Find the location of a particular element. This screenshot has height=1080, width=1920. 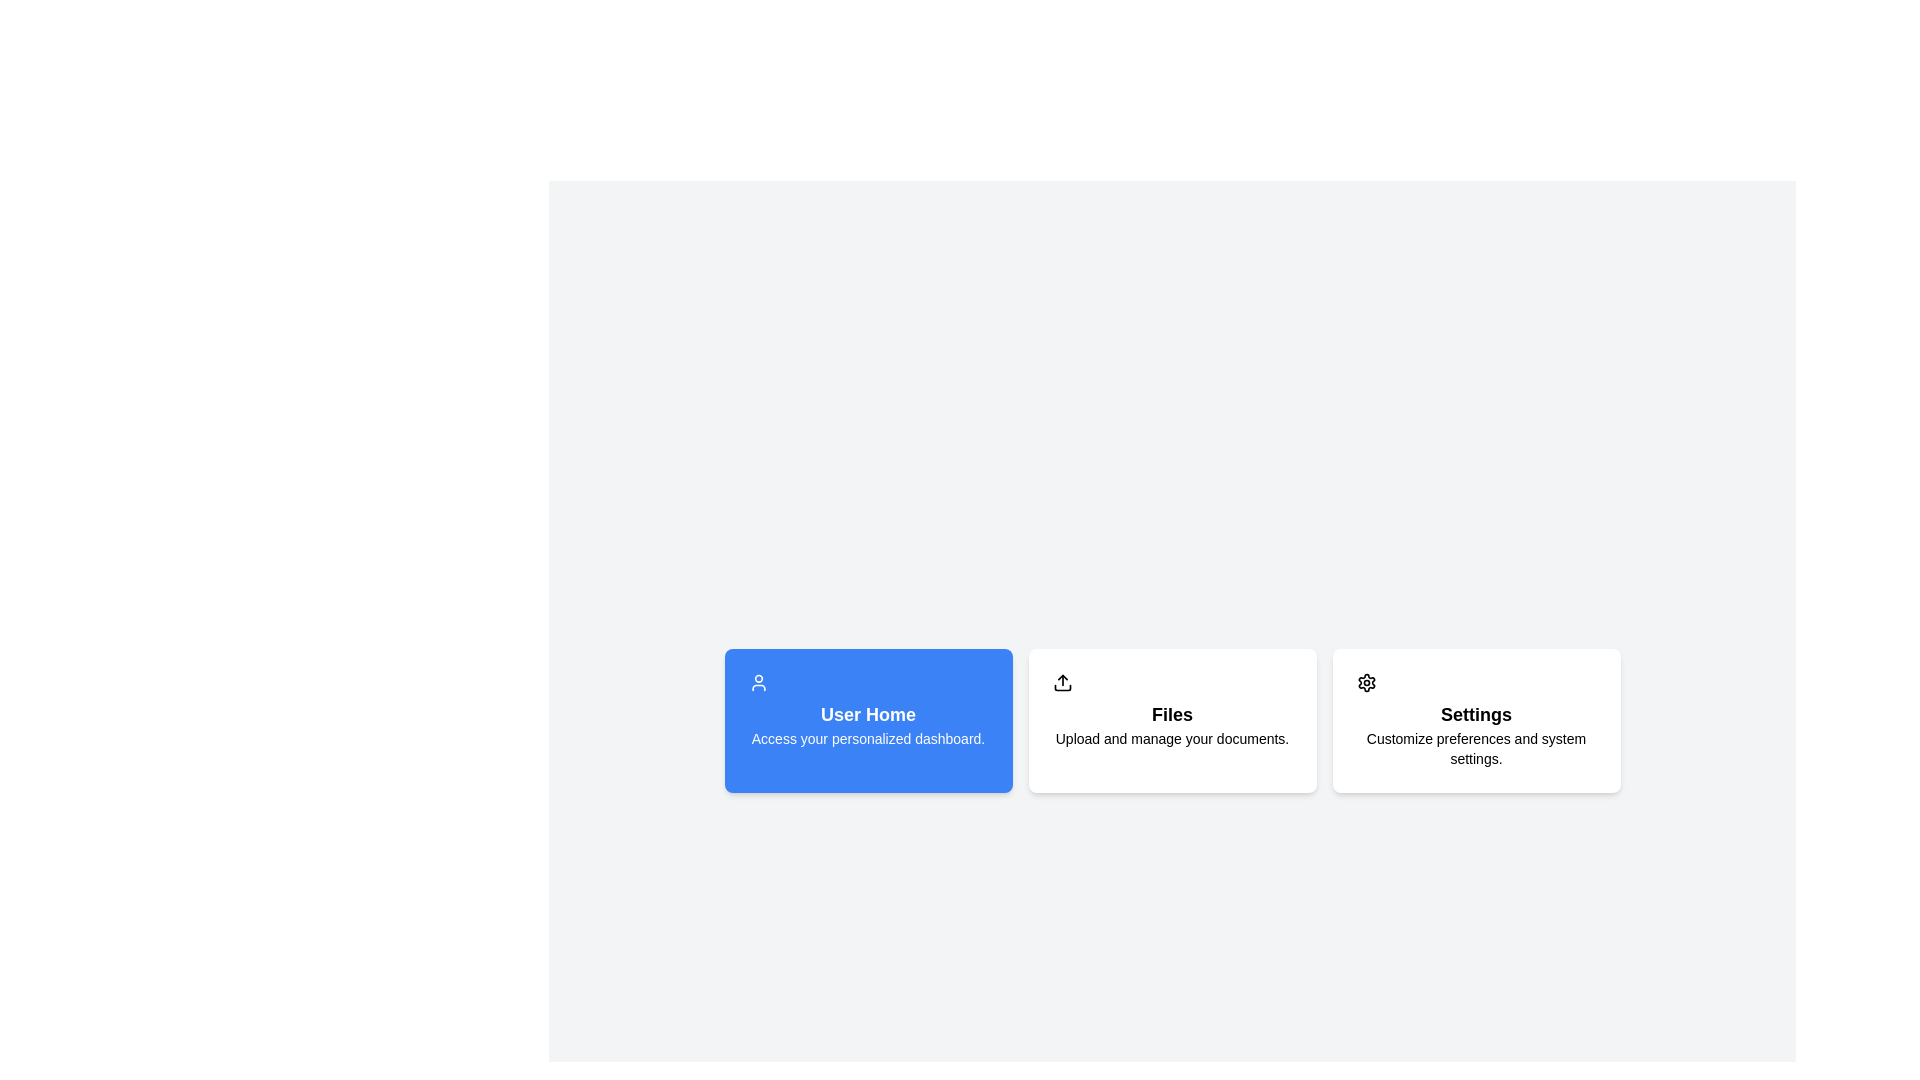

the informative text label that explains the functionality of the 'User Home' button, positioned within the blue card labeled 'User Home', below the heading 'User Home' is located at coordinates (868, 739).